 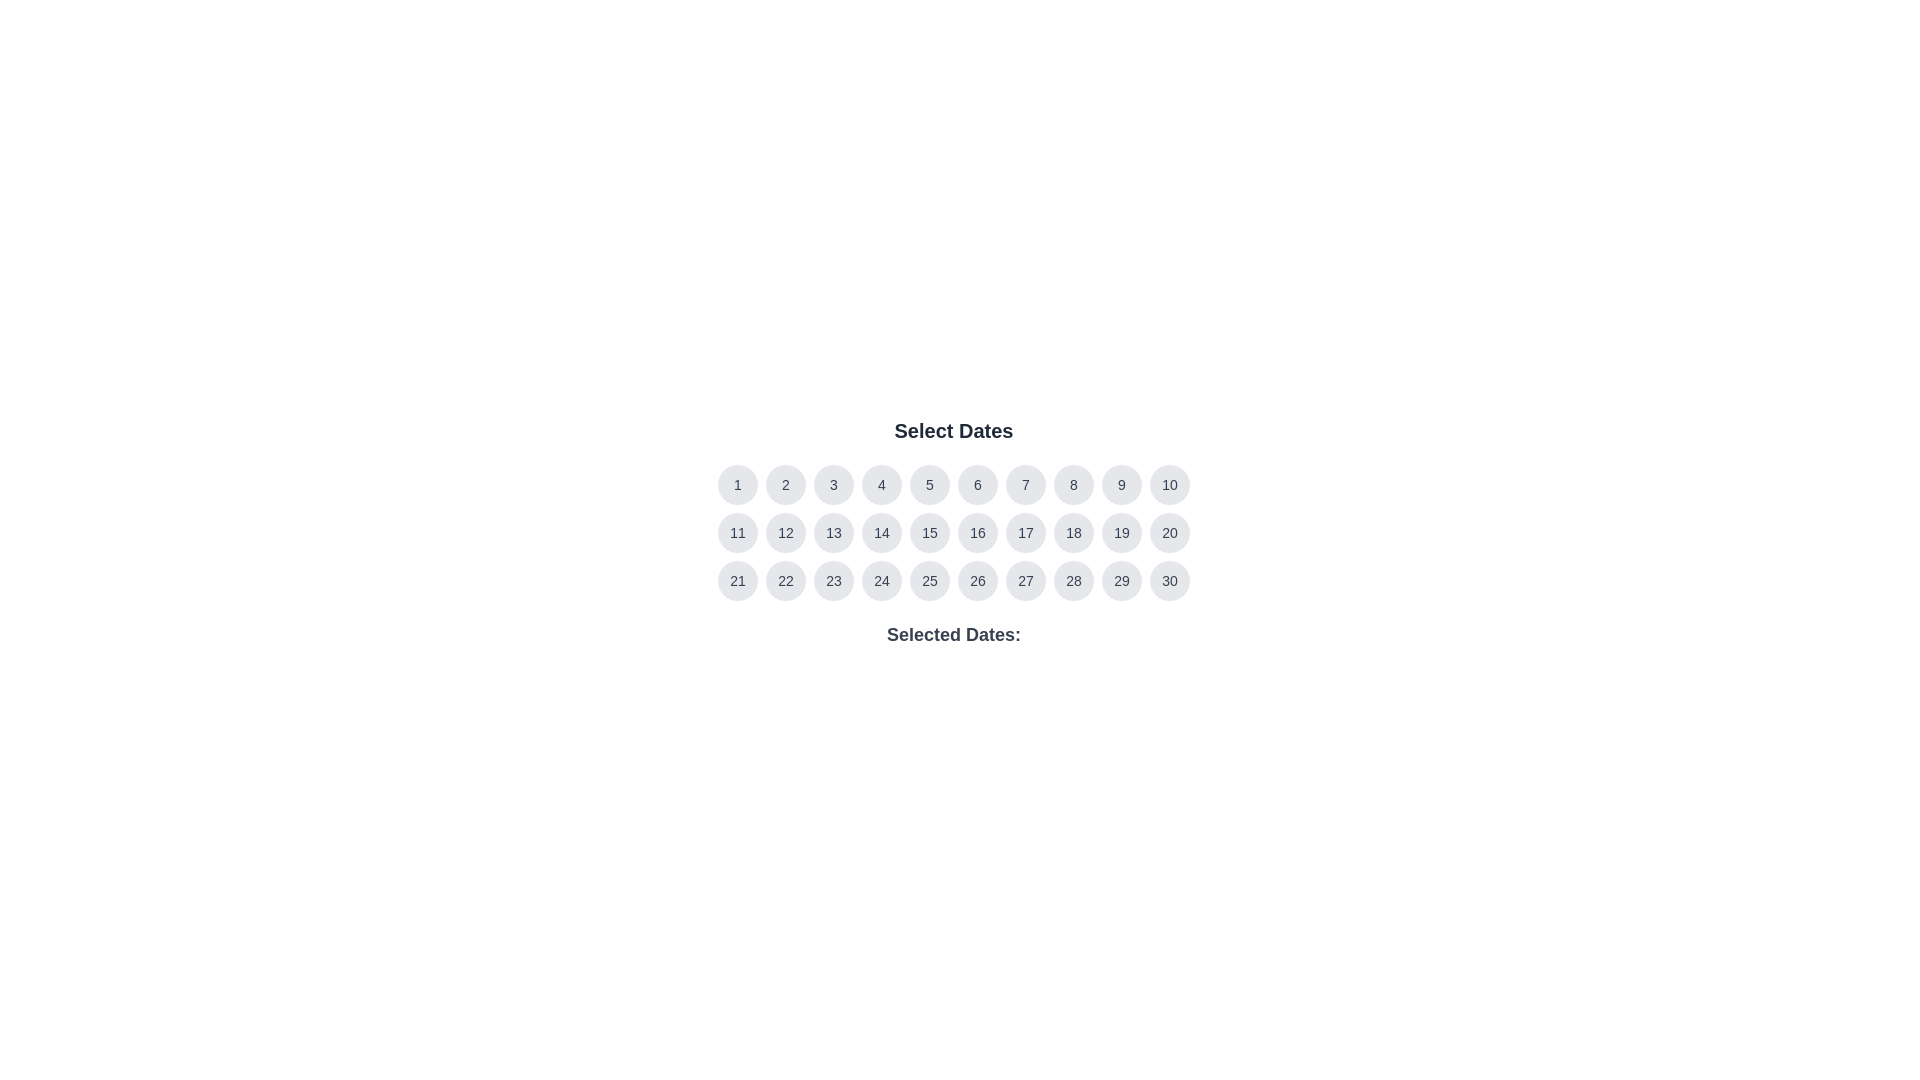 What do you see at coordinates (929, 581) in the screenshot?
I see `the rounded button displaying the number '25' in dark gray text` at bounding box center [929, 581].